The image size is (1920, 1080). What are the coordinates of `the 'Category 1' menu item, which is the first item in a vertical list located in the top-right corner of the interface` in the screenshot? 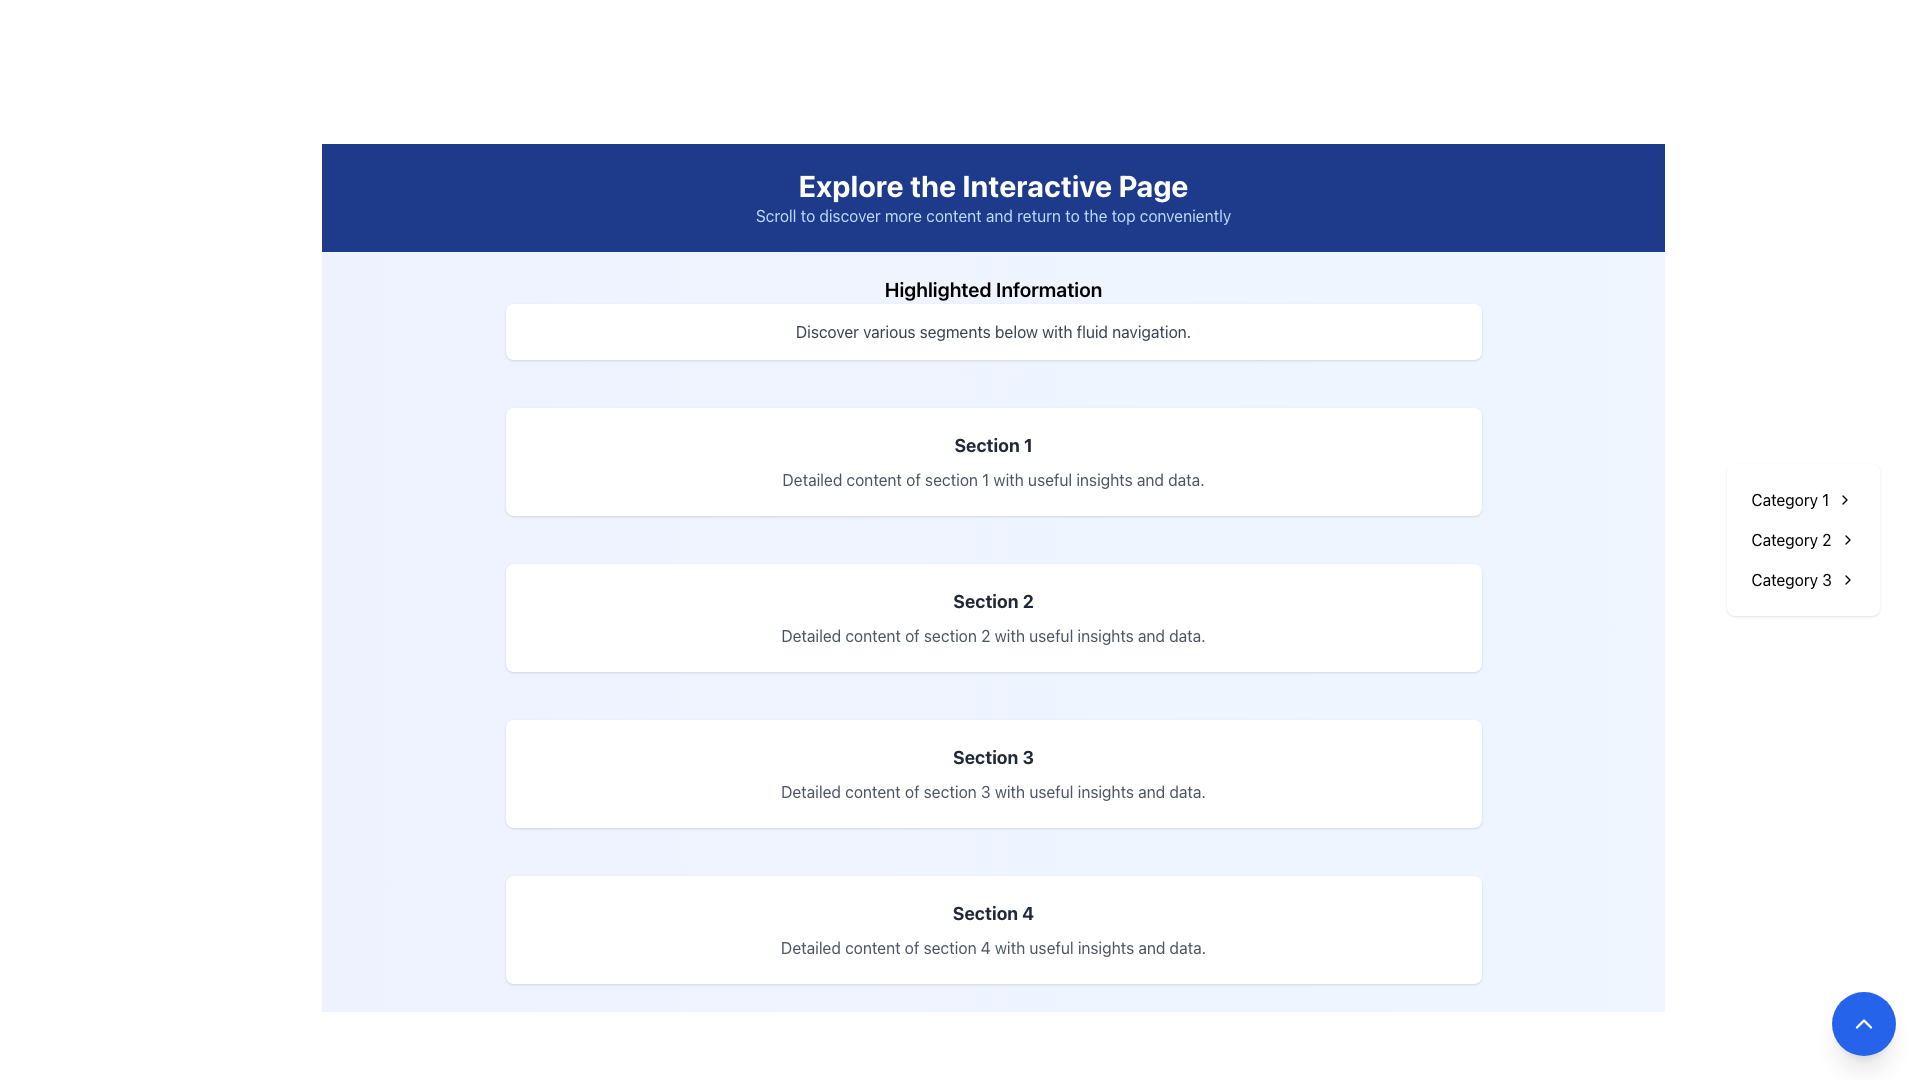 It's located at (1790, 499).